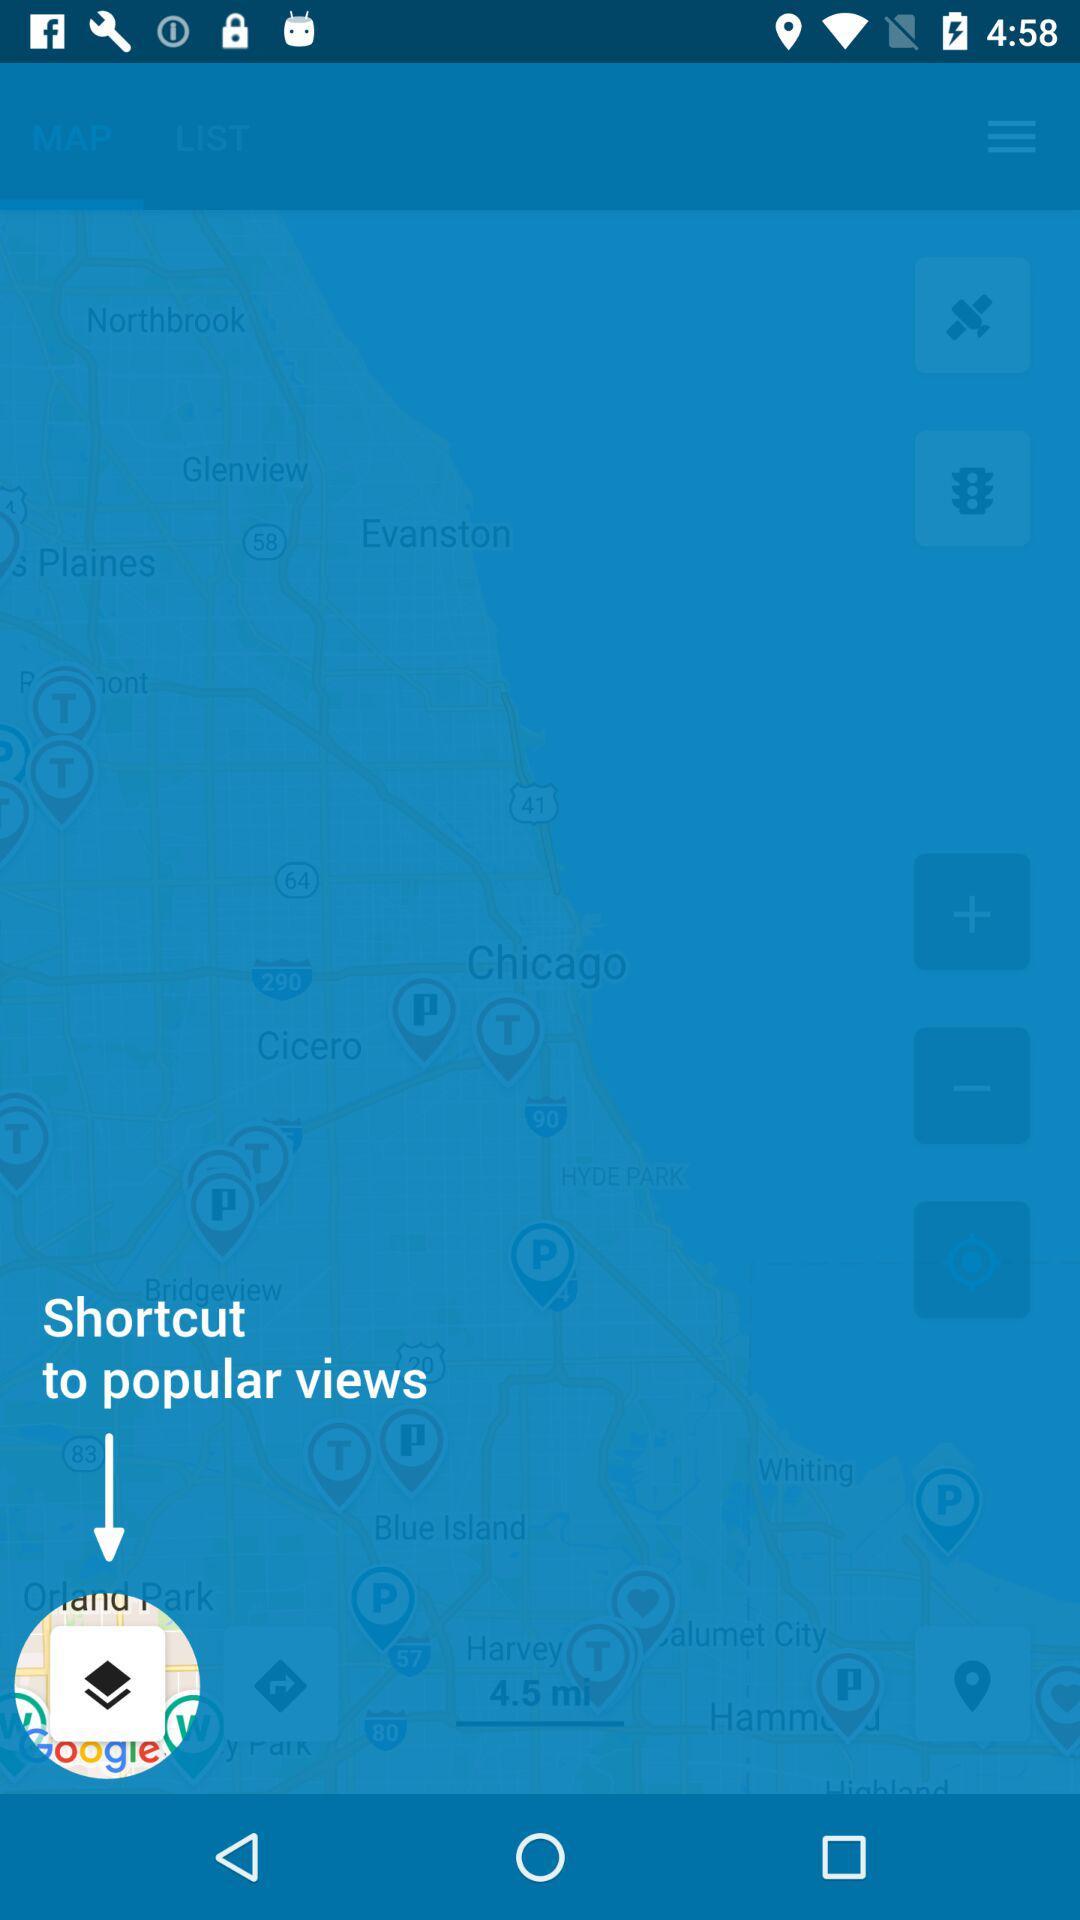  I want to click on view type, so click(107, 1685).